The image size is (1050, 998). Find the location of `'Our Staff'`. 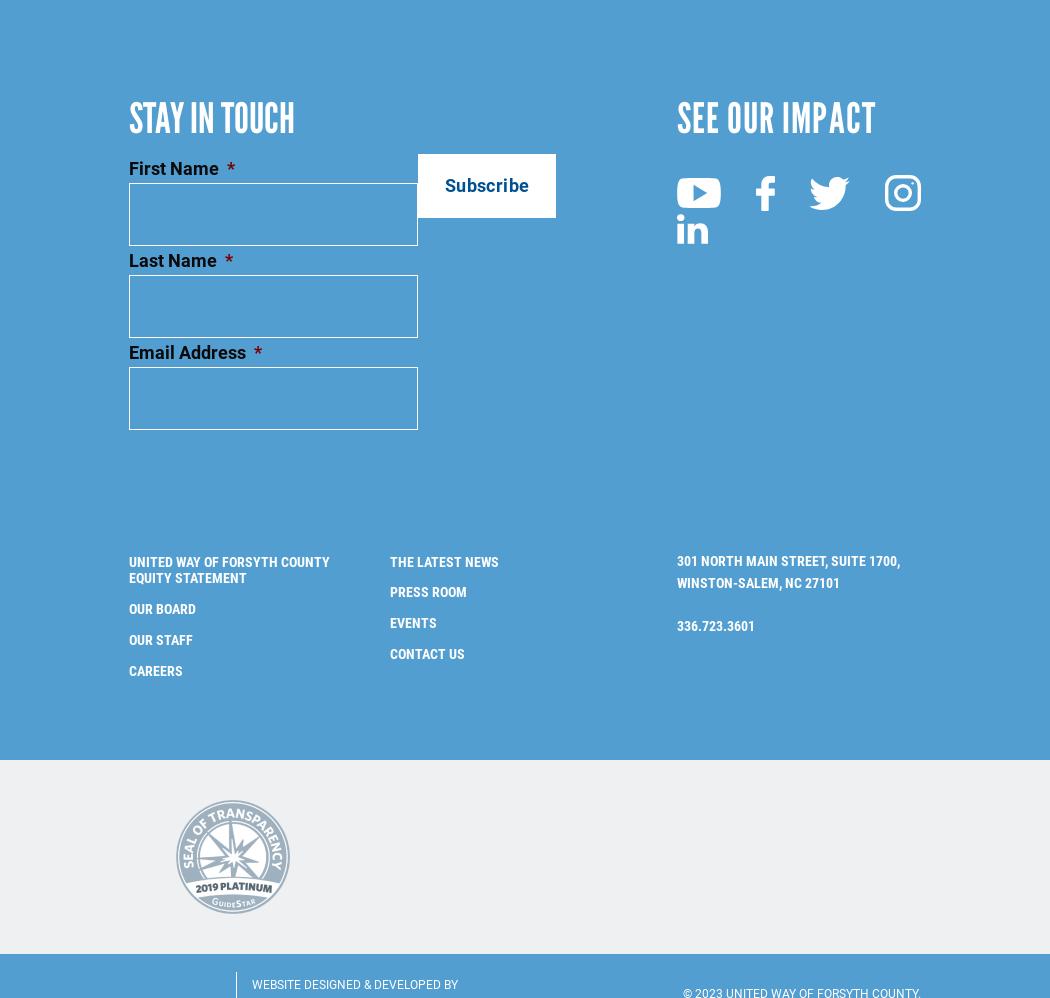

'Our Staff' is located at coordinates (128, 606).